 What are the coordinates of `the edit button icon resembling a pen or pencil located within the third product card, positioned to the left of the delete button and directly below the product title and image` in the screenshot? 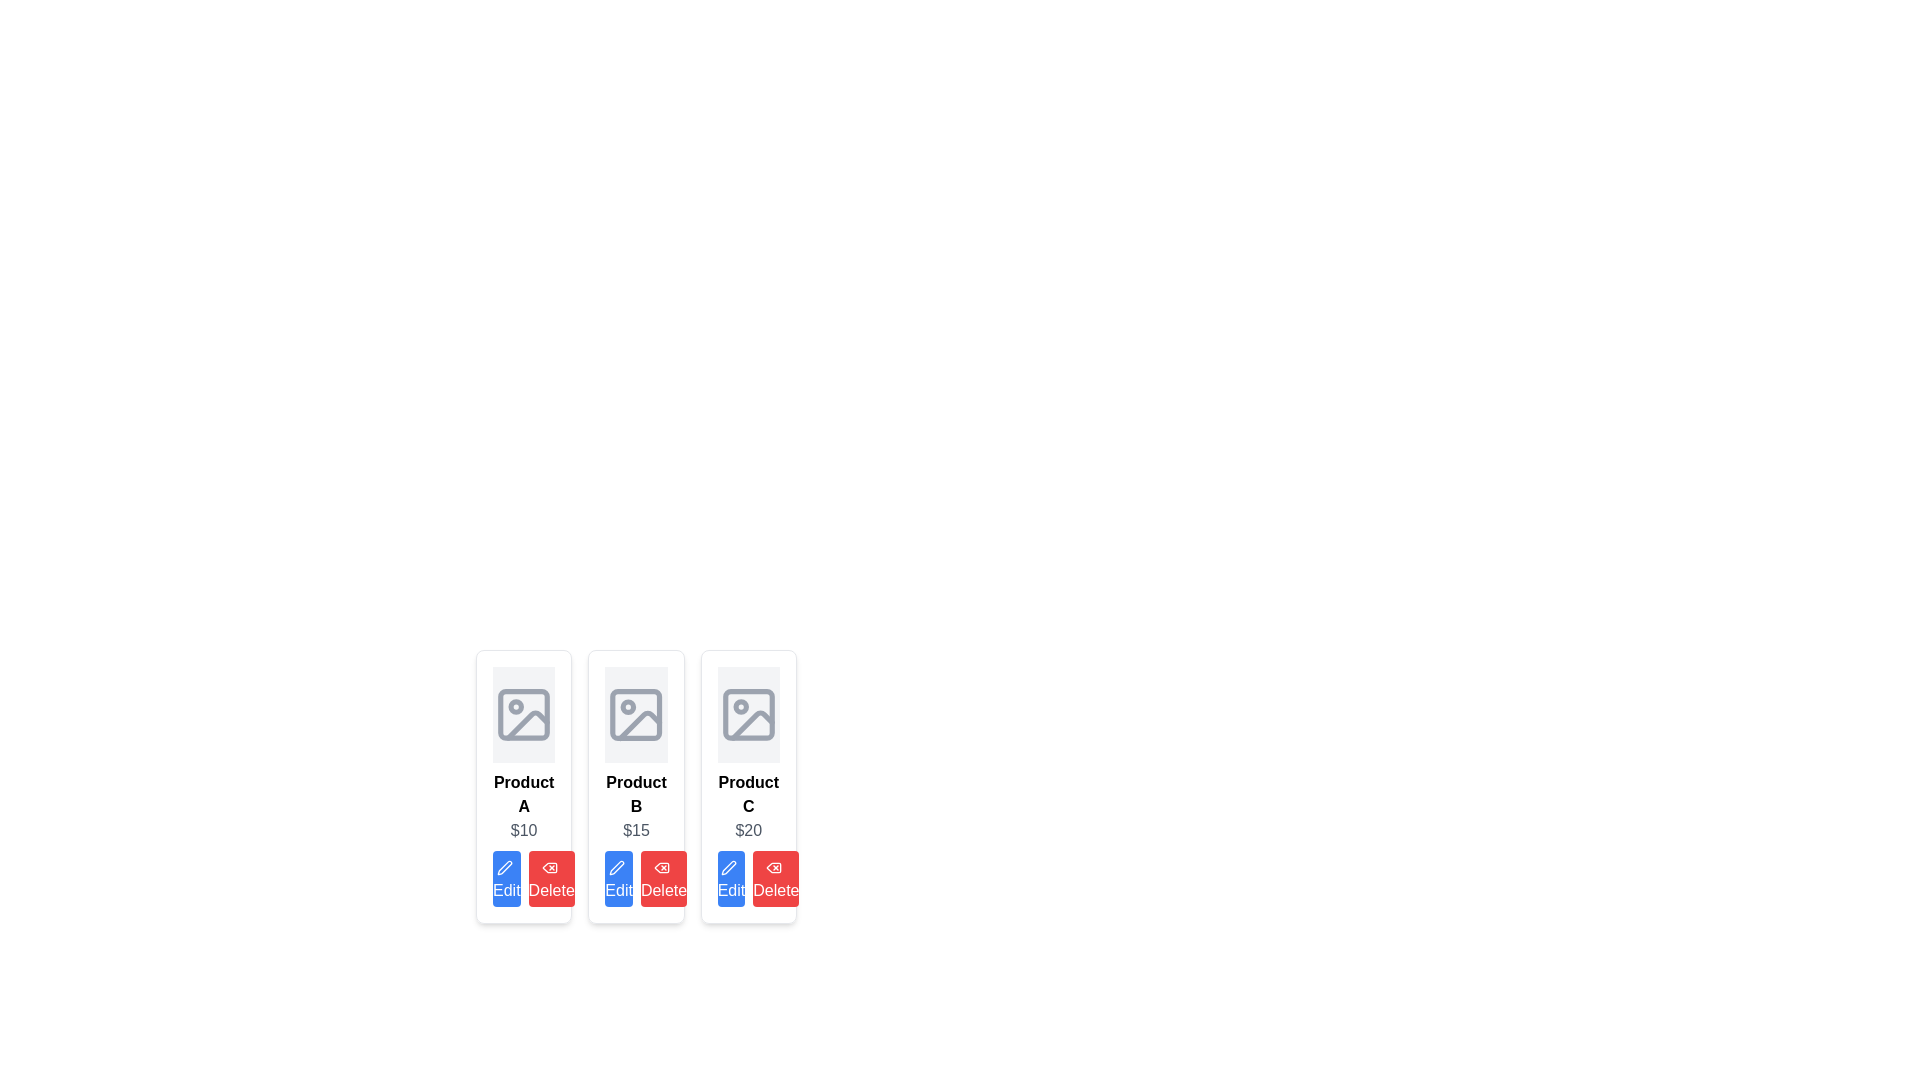 It's located at (728, 866).